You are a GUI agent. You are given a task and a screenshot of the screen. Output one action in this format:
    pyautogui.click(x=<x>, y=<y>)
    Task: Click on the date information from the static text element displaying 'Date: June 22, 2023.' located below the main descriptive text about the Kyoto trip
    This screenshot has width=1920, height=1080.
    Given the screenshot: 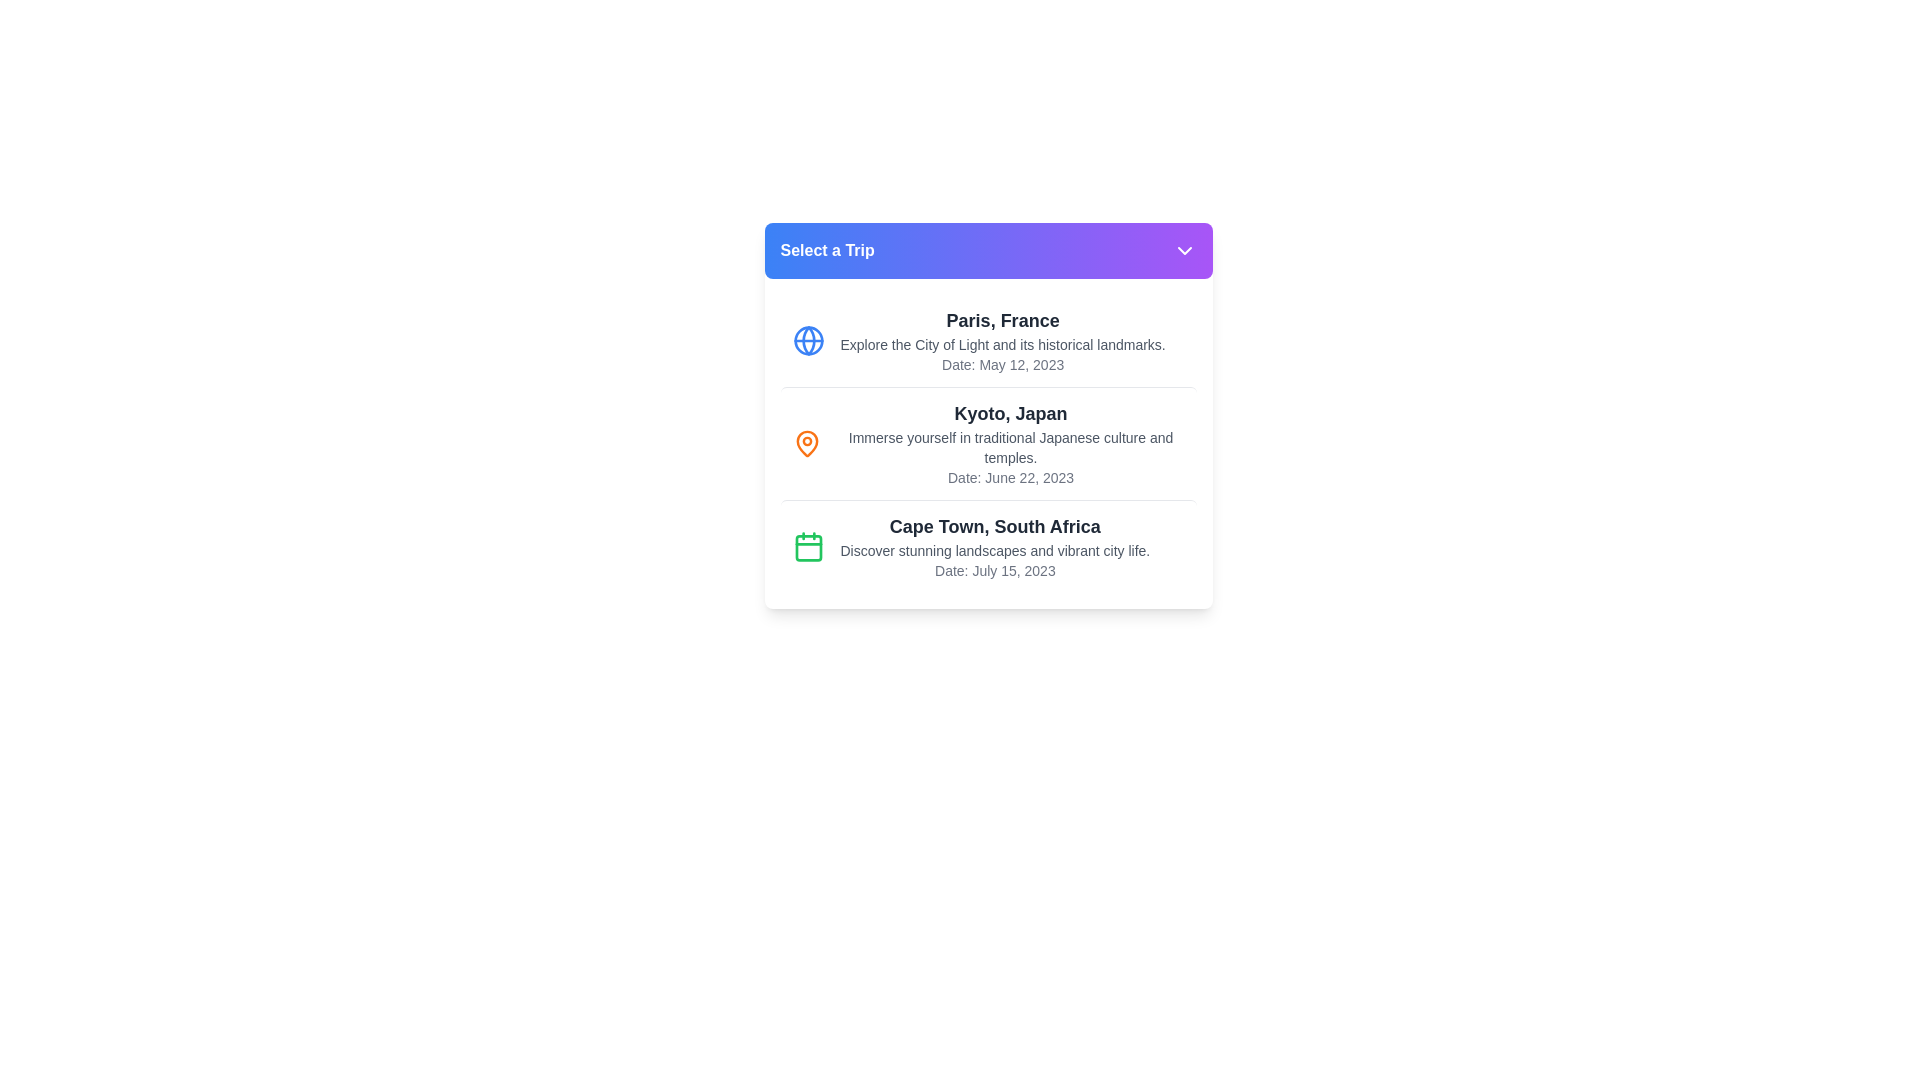 What is the action you would take?
    pyautogui.click(x=1011, y=478)
    